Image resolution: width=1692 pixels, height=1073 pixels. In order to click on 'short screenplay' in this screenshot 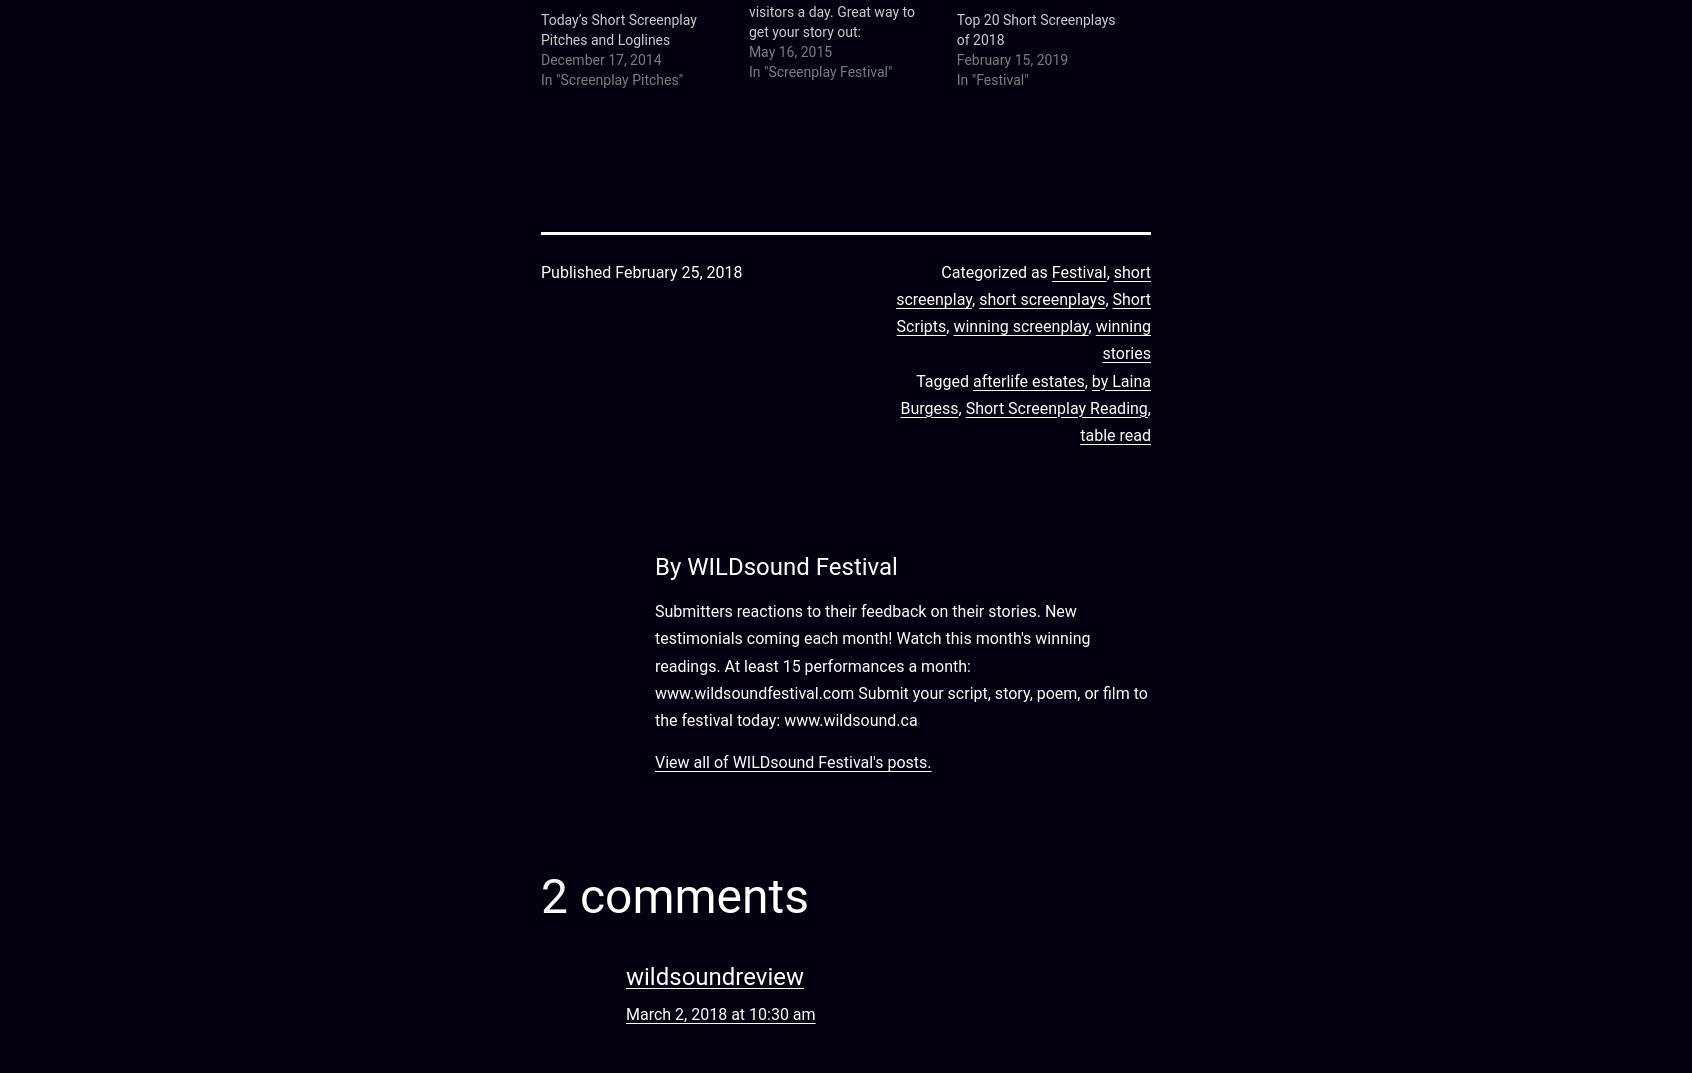, I will do `click(1022, 283)`.